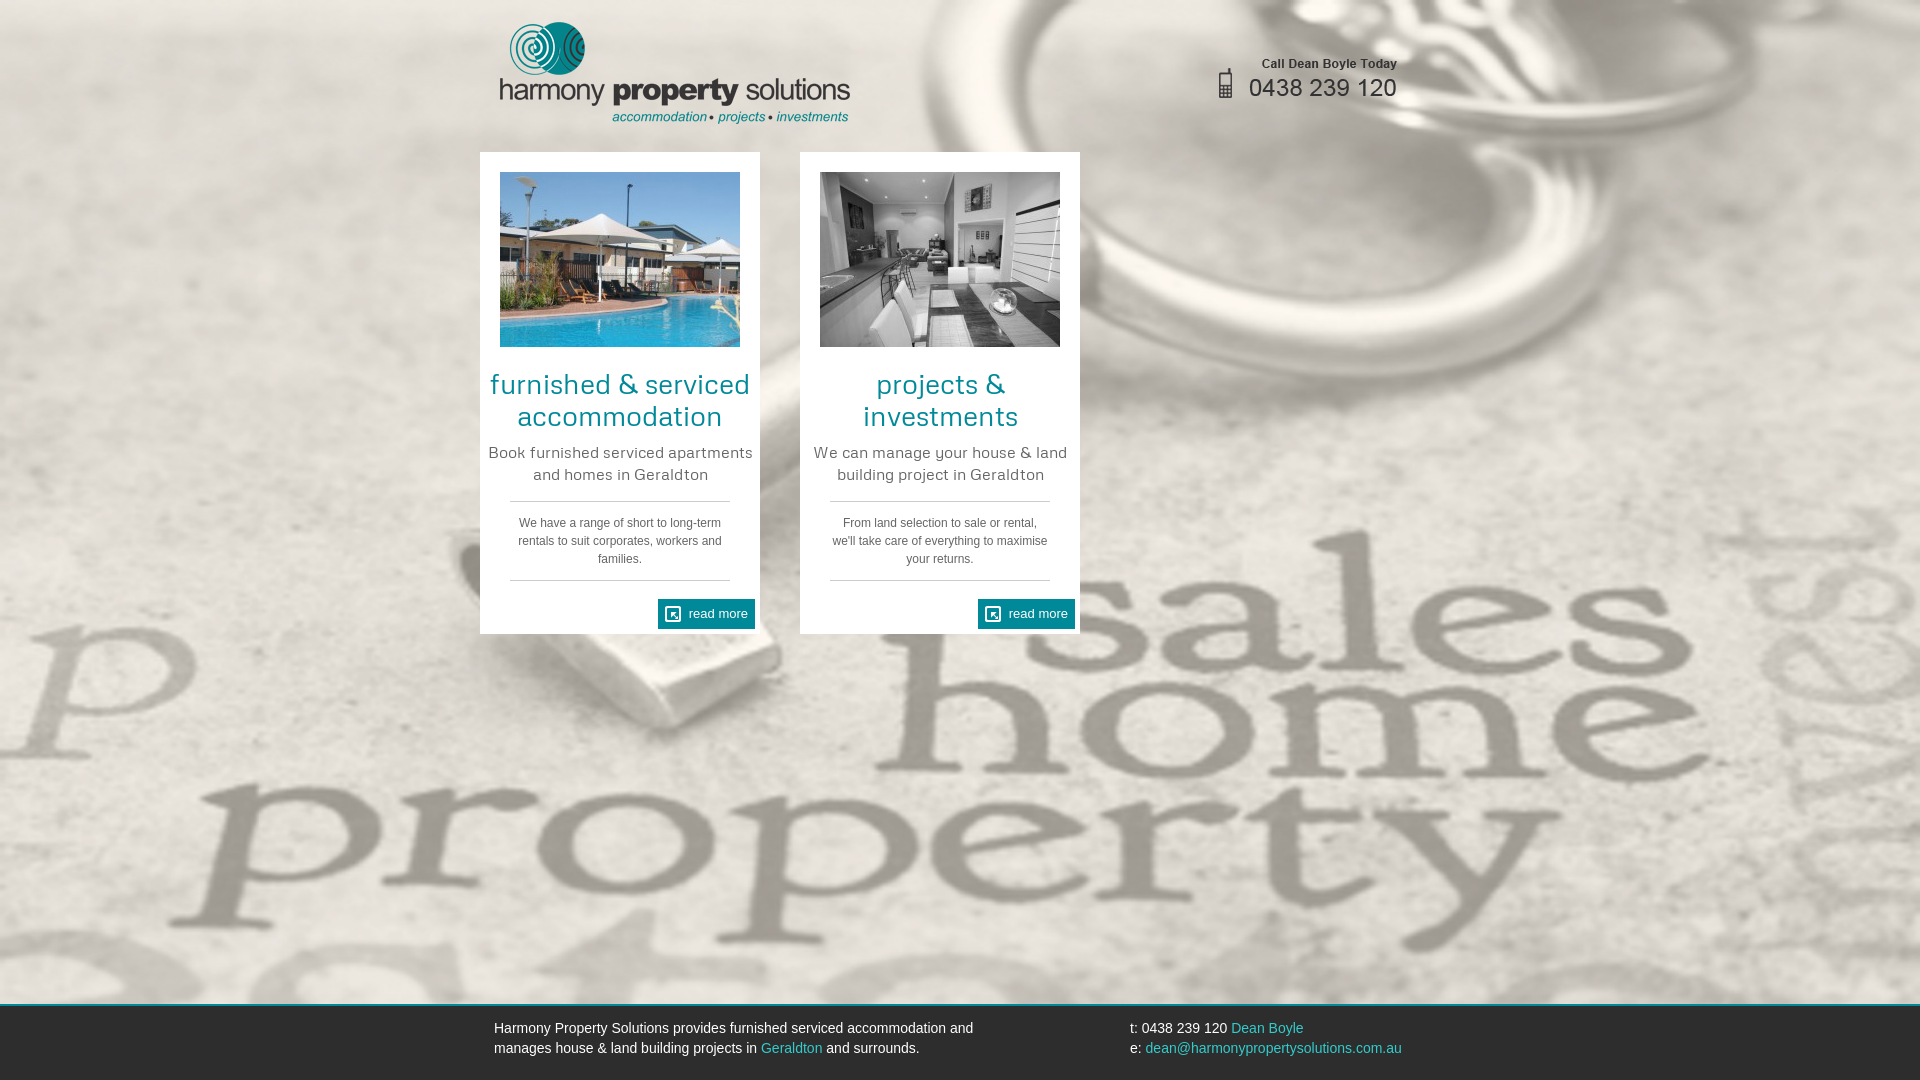 This screenshot has width=1920, height=1080. I want to click on 'Dean Boyle', so click(1266, 1028).